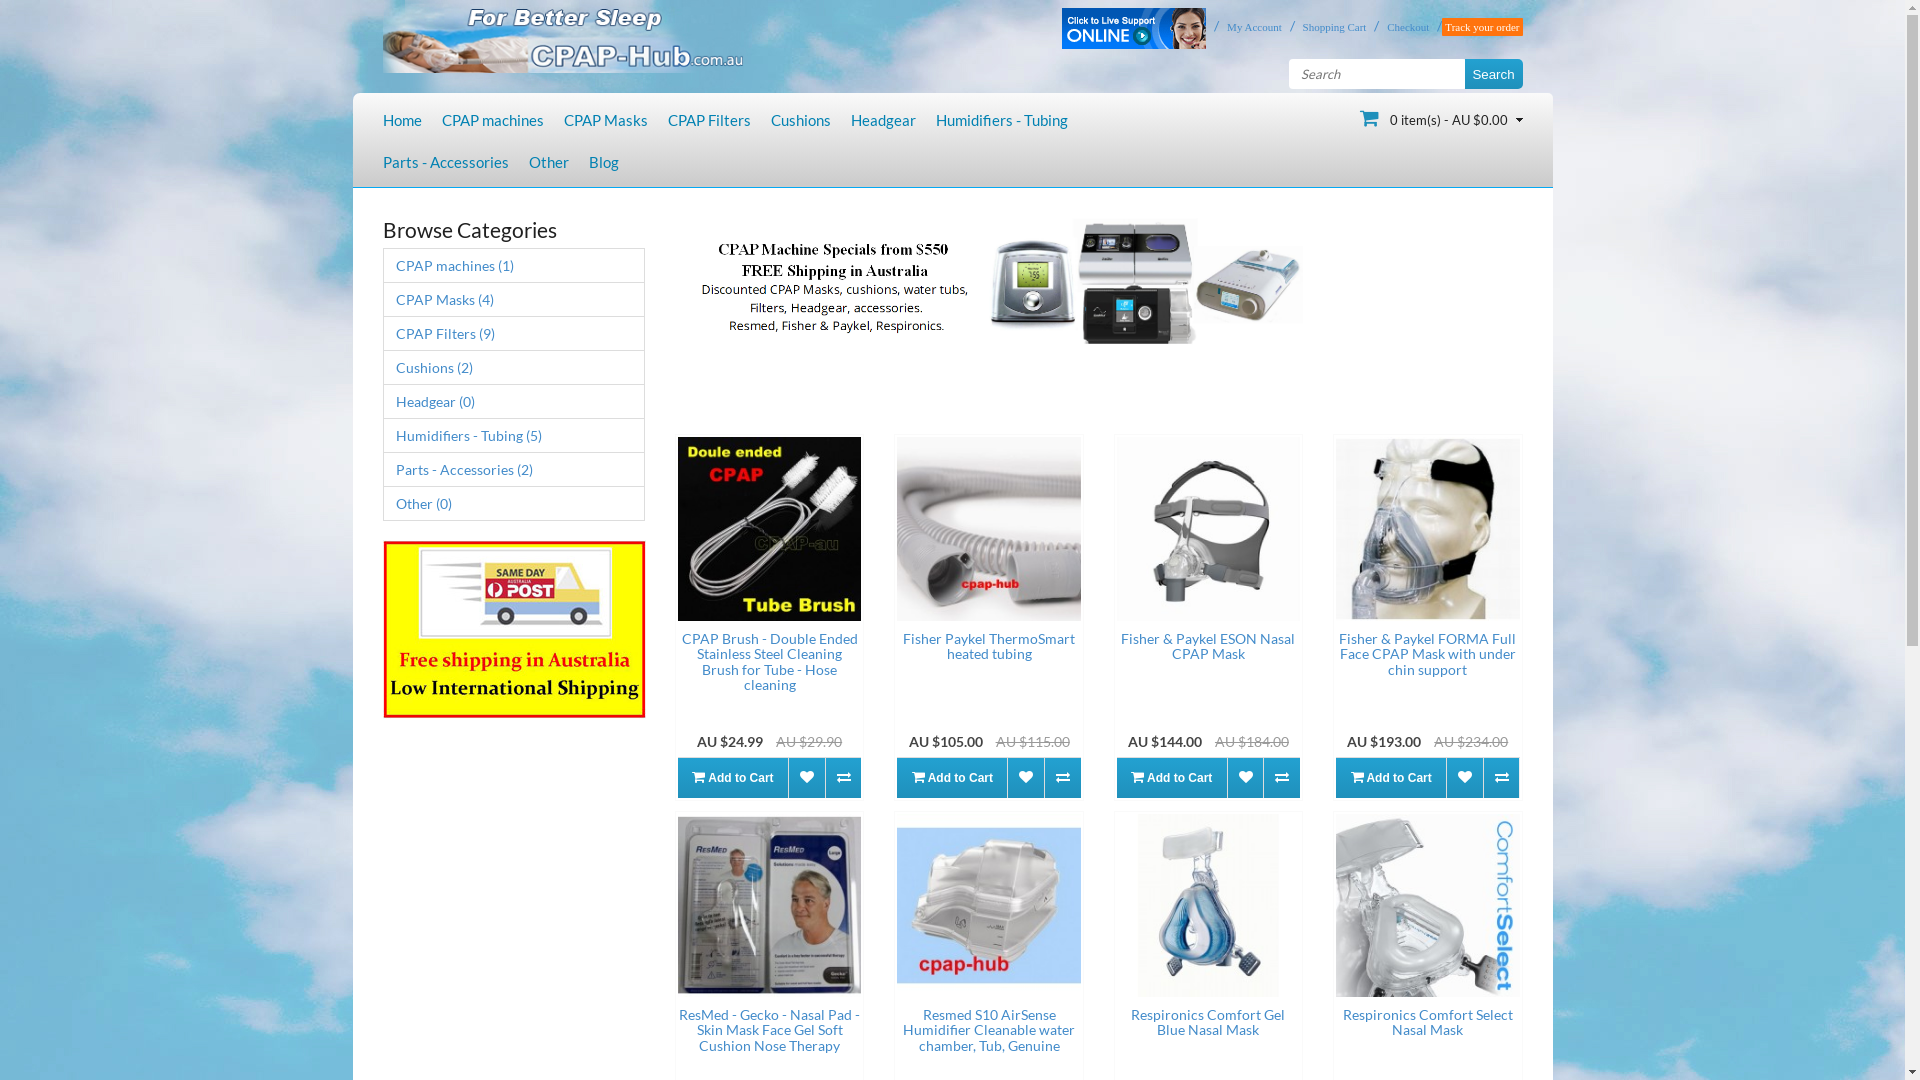 Image resolution: width=1920 pixels, height=1080 pixels. What do you see at coordinates (1390, 777) in the screenshot?
I see `'Add to Cart'` at bounding box center [1390, 777].